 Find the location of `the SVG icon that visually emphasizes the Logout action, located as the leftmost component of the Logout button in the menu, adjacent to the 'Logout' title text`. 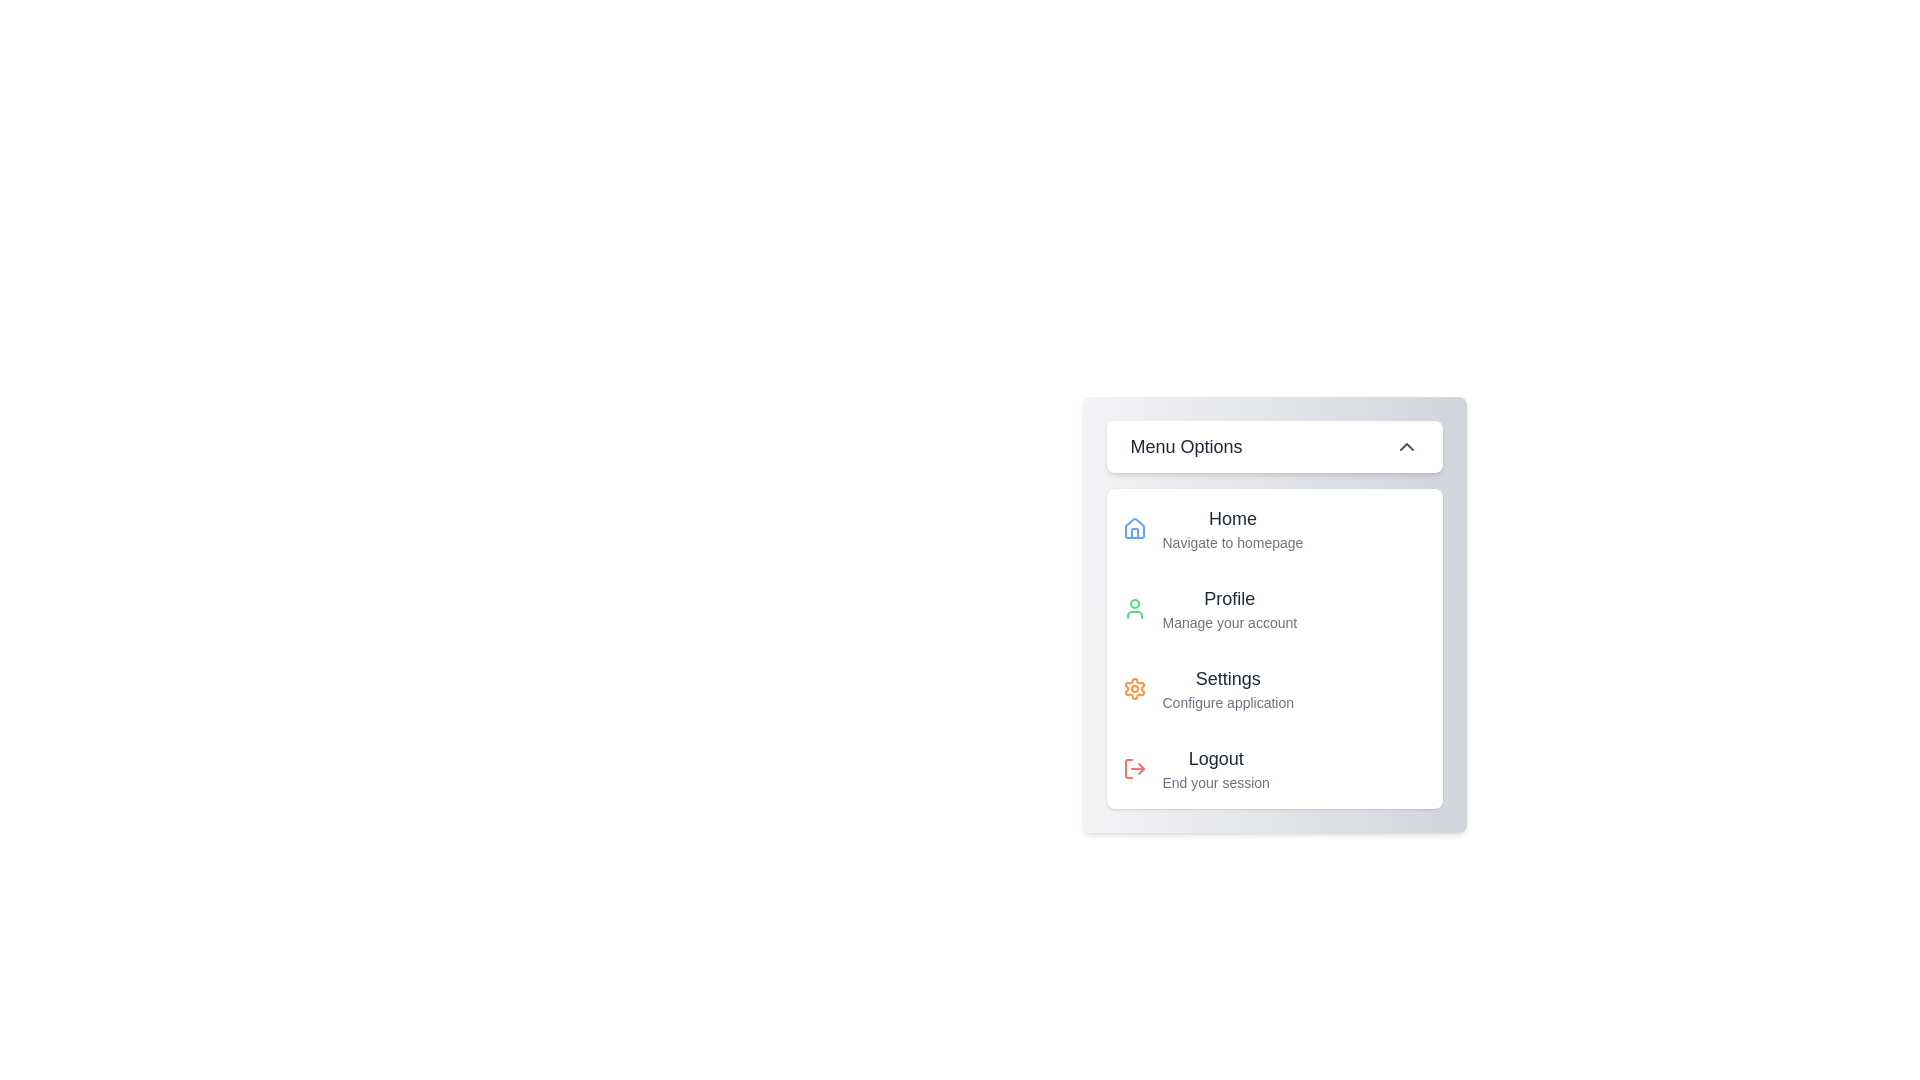

the SVG icon that visually emphasizes the Logout action, located as the leftmost component of the Logout button in the menu, adjacent to the 'Logout' title text is located at coordinates (1134, 767).